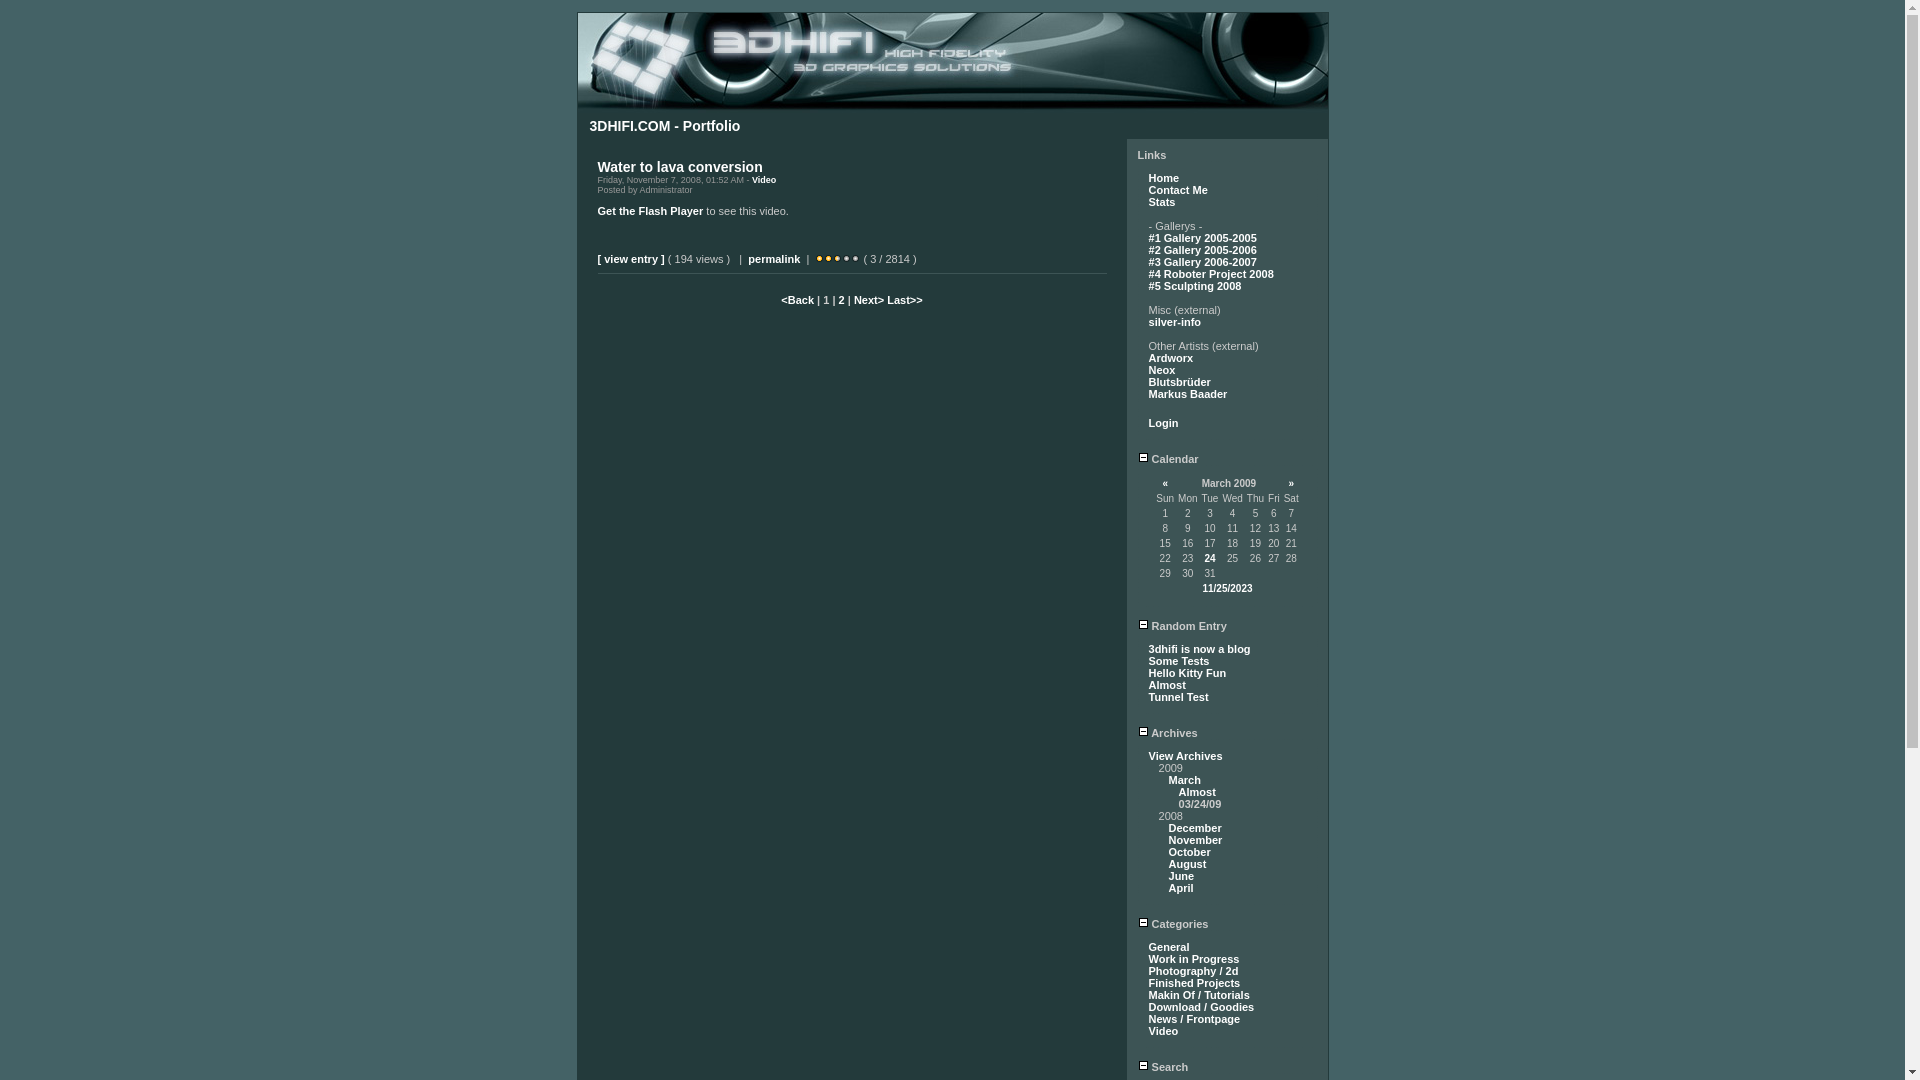 Image resolution: width=1920 pixels, height=1080 pixels. I want to click on 'Get the Flash Player', so click(651, 211).